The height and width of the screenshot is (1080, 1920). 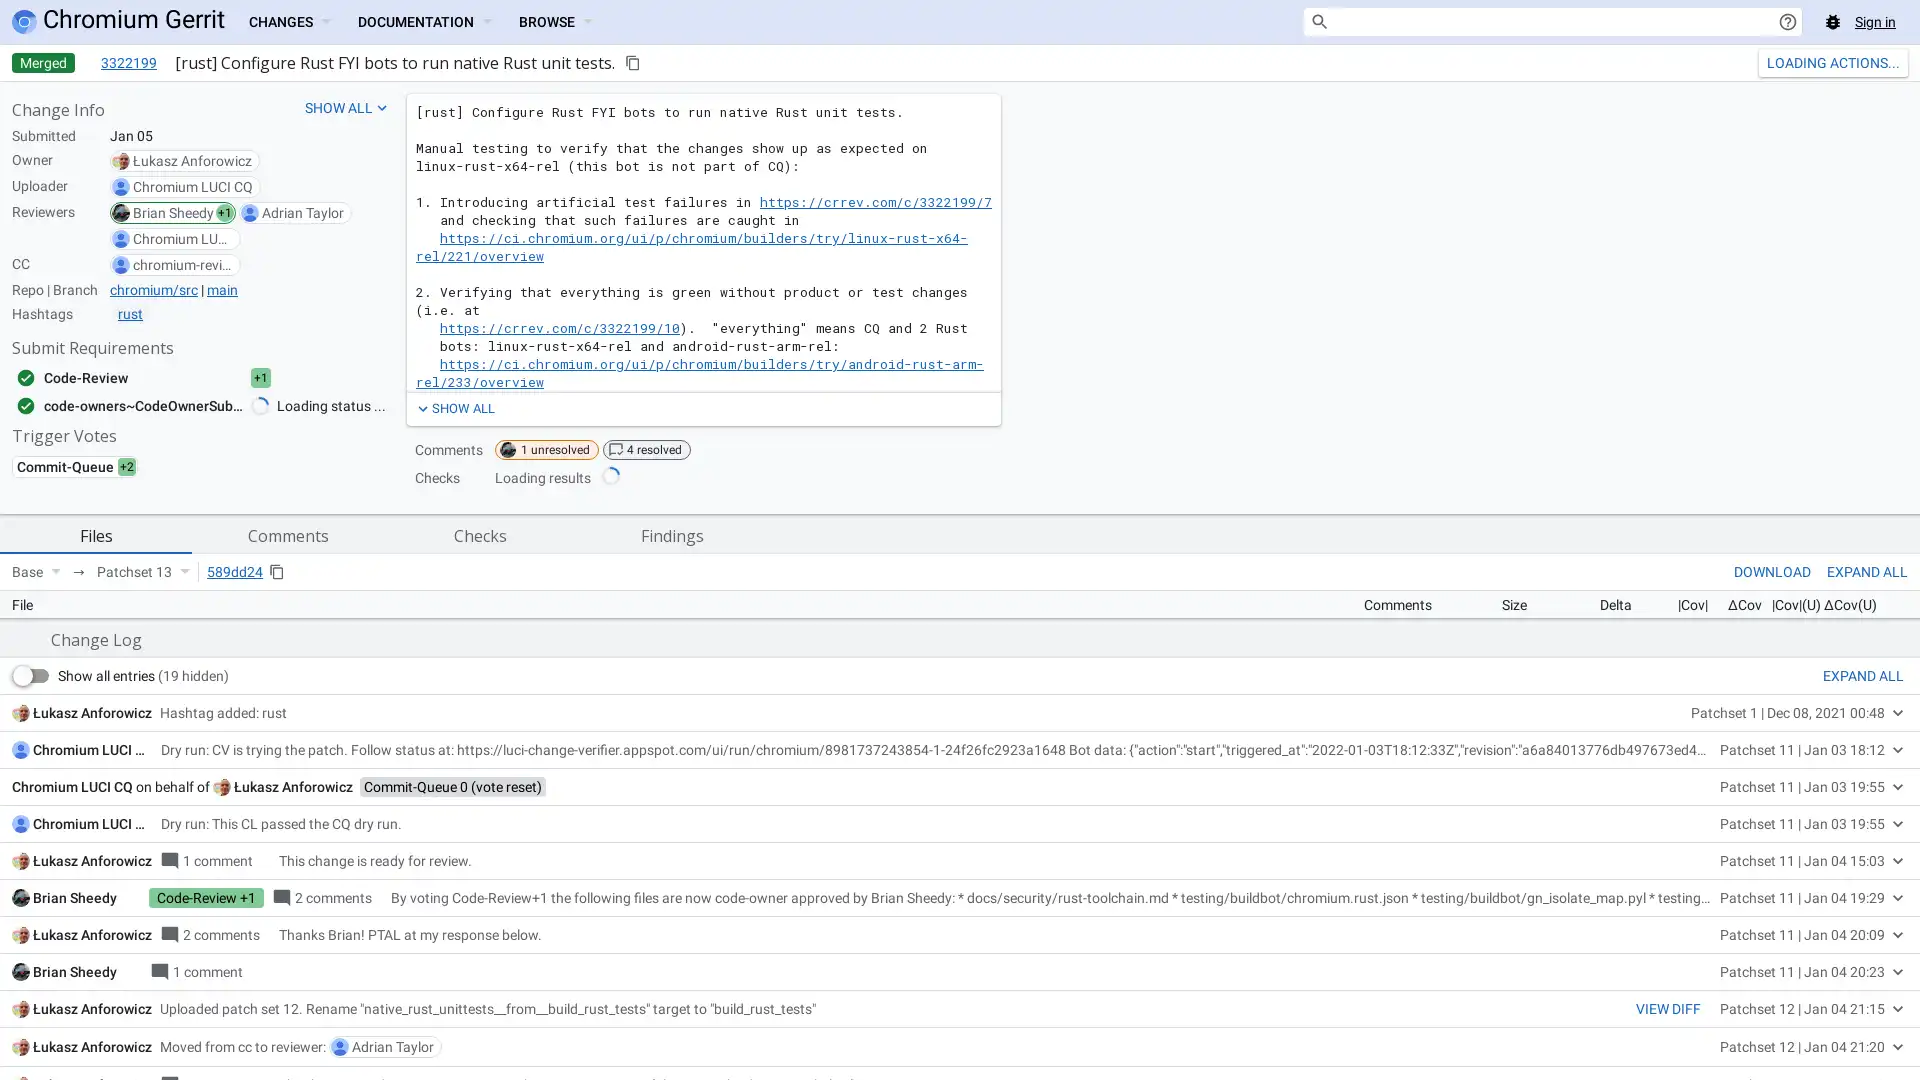 I want to click on FAQ, so click(x=1806, y=870).